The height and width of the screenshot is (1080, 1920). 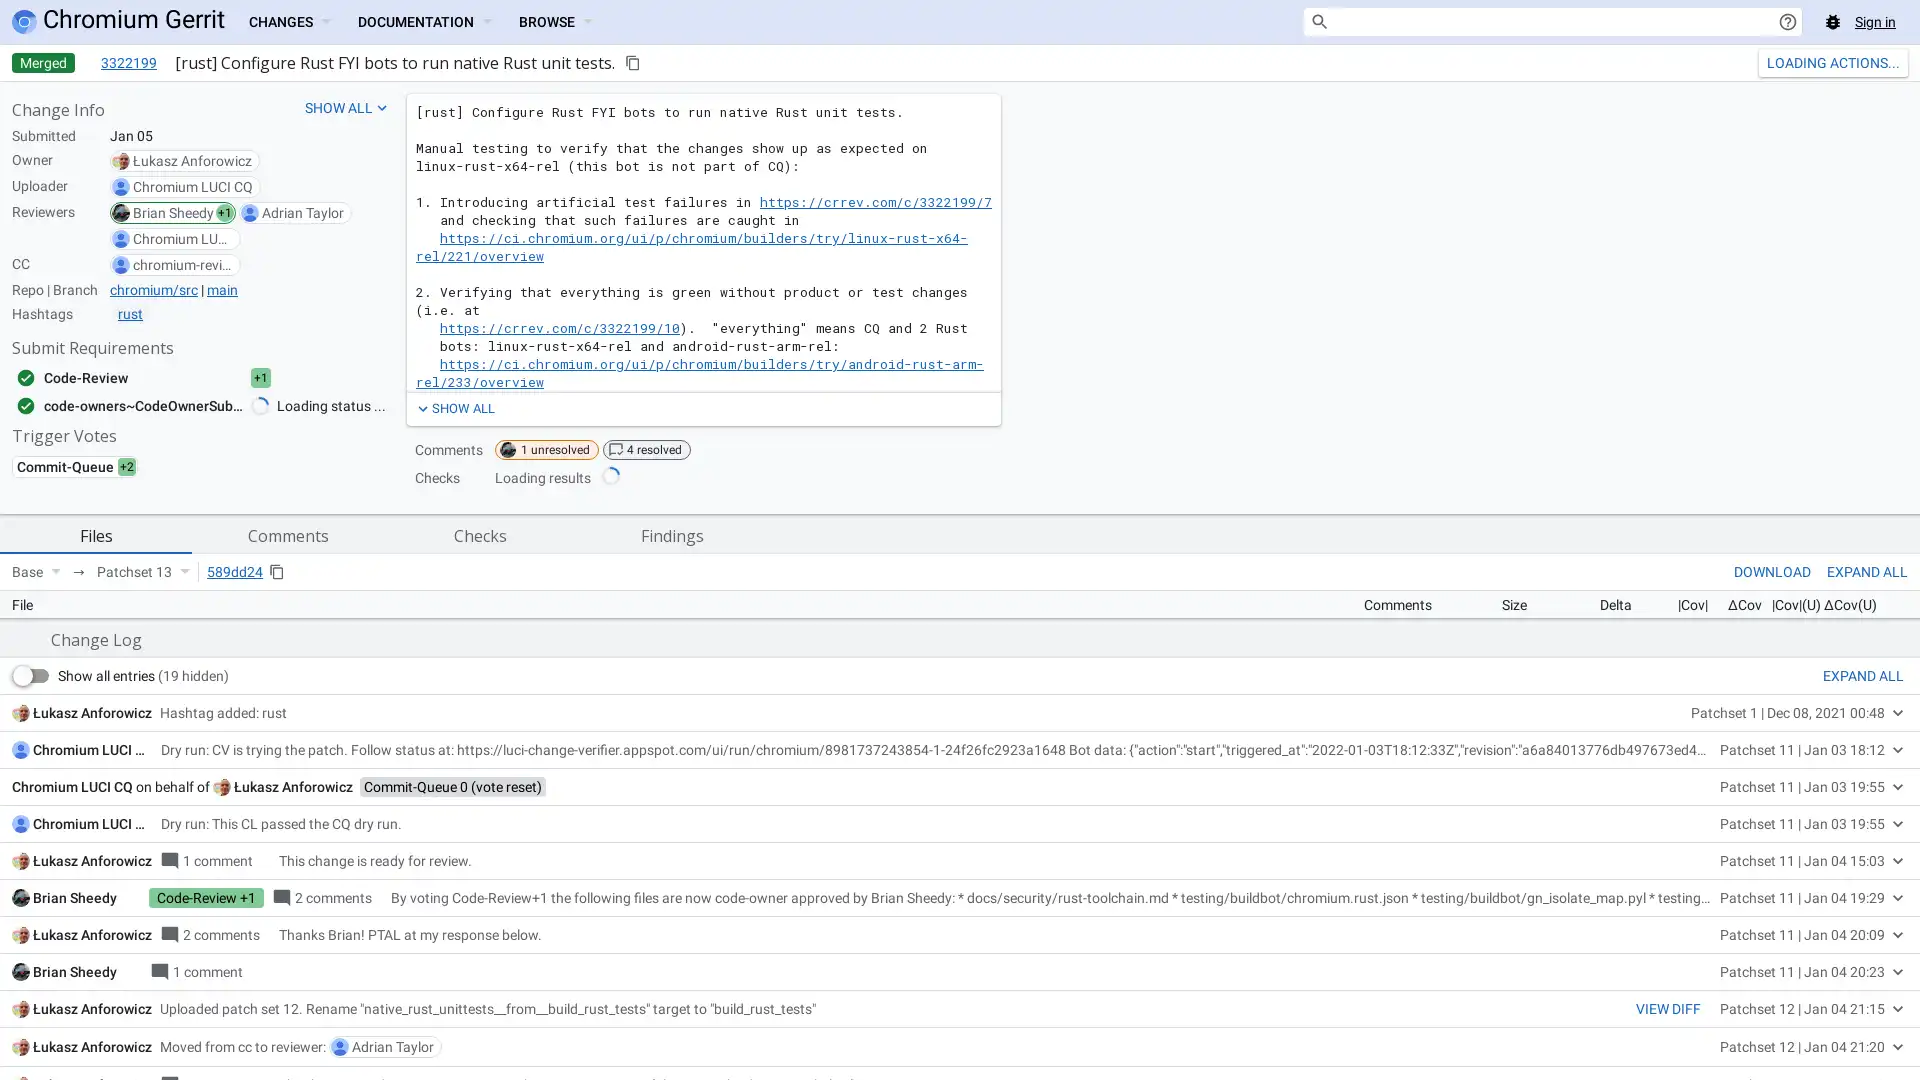 I want to click on FAQ, so click(x=1806, y=870).